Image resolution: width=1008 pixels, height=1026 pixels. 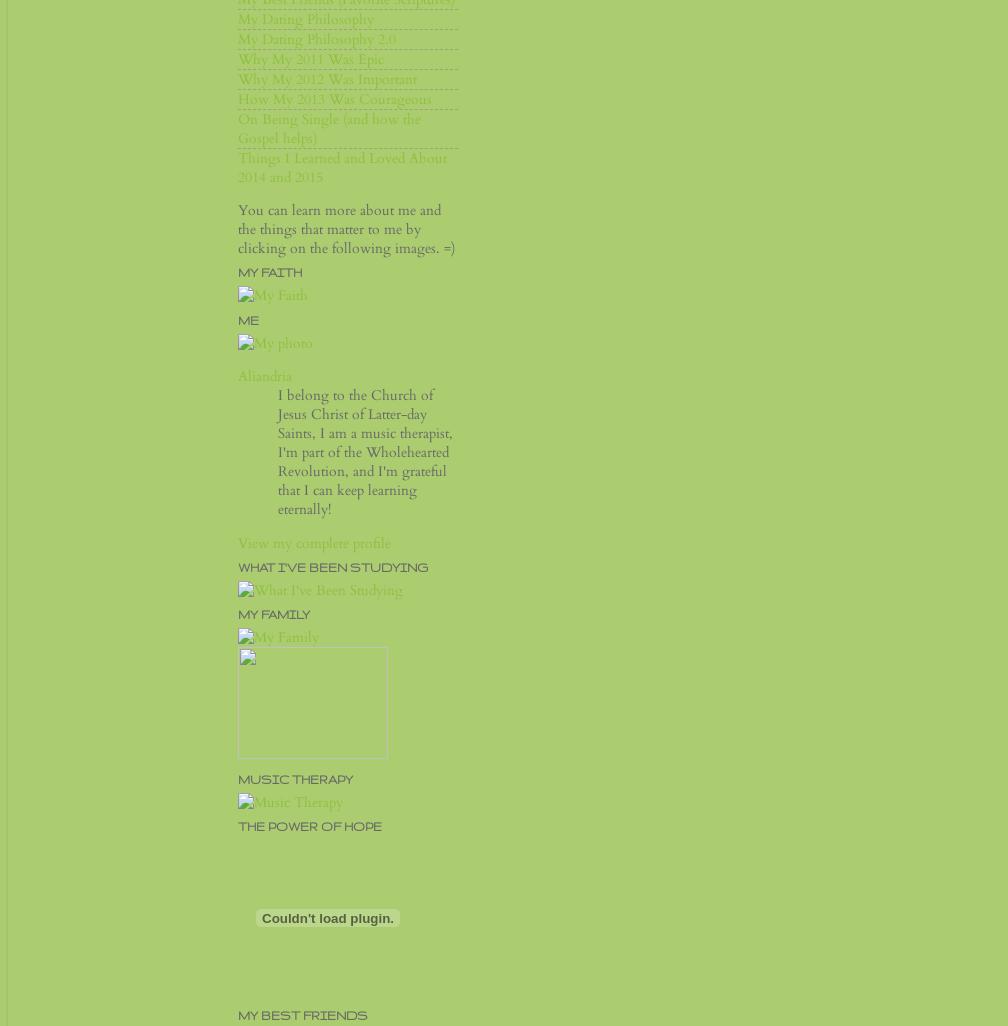 What do you see at coordinates (334, 97) in the screenshot?
I see `'How My 2013 Was Courageous'` at bounding box center [334, 97].